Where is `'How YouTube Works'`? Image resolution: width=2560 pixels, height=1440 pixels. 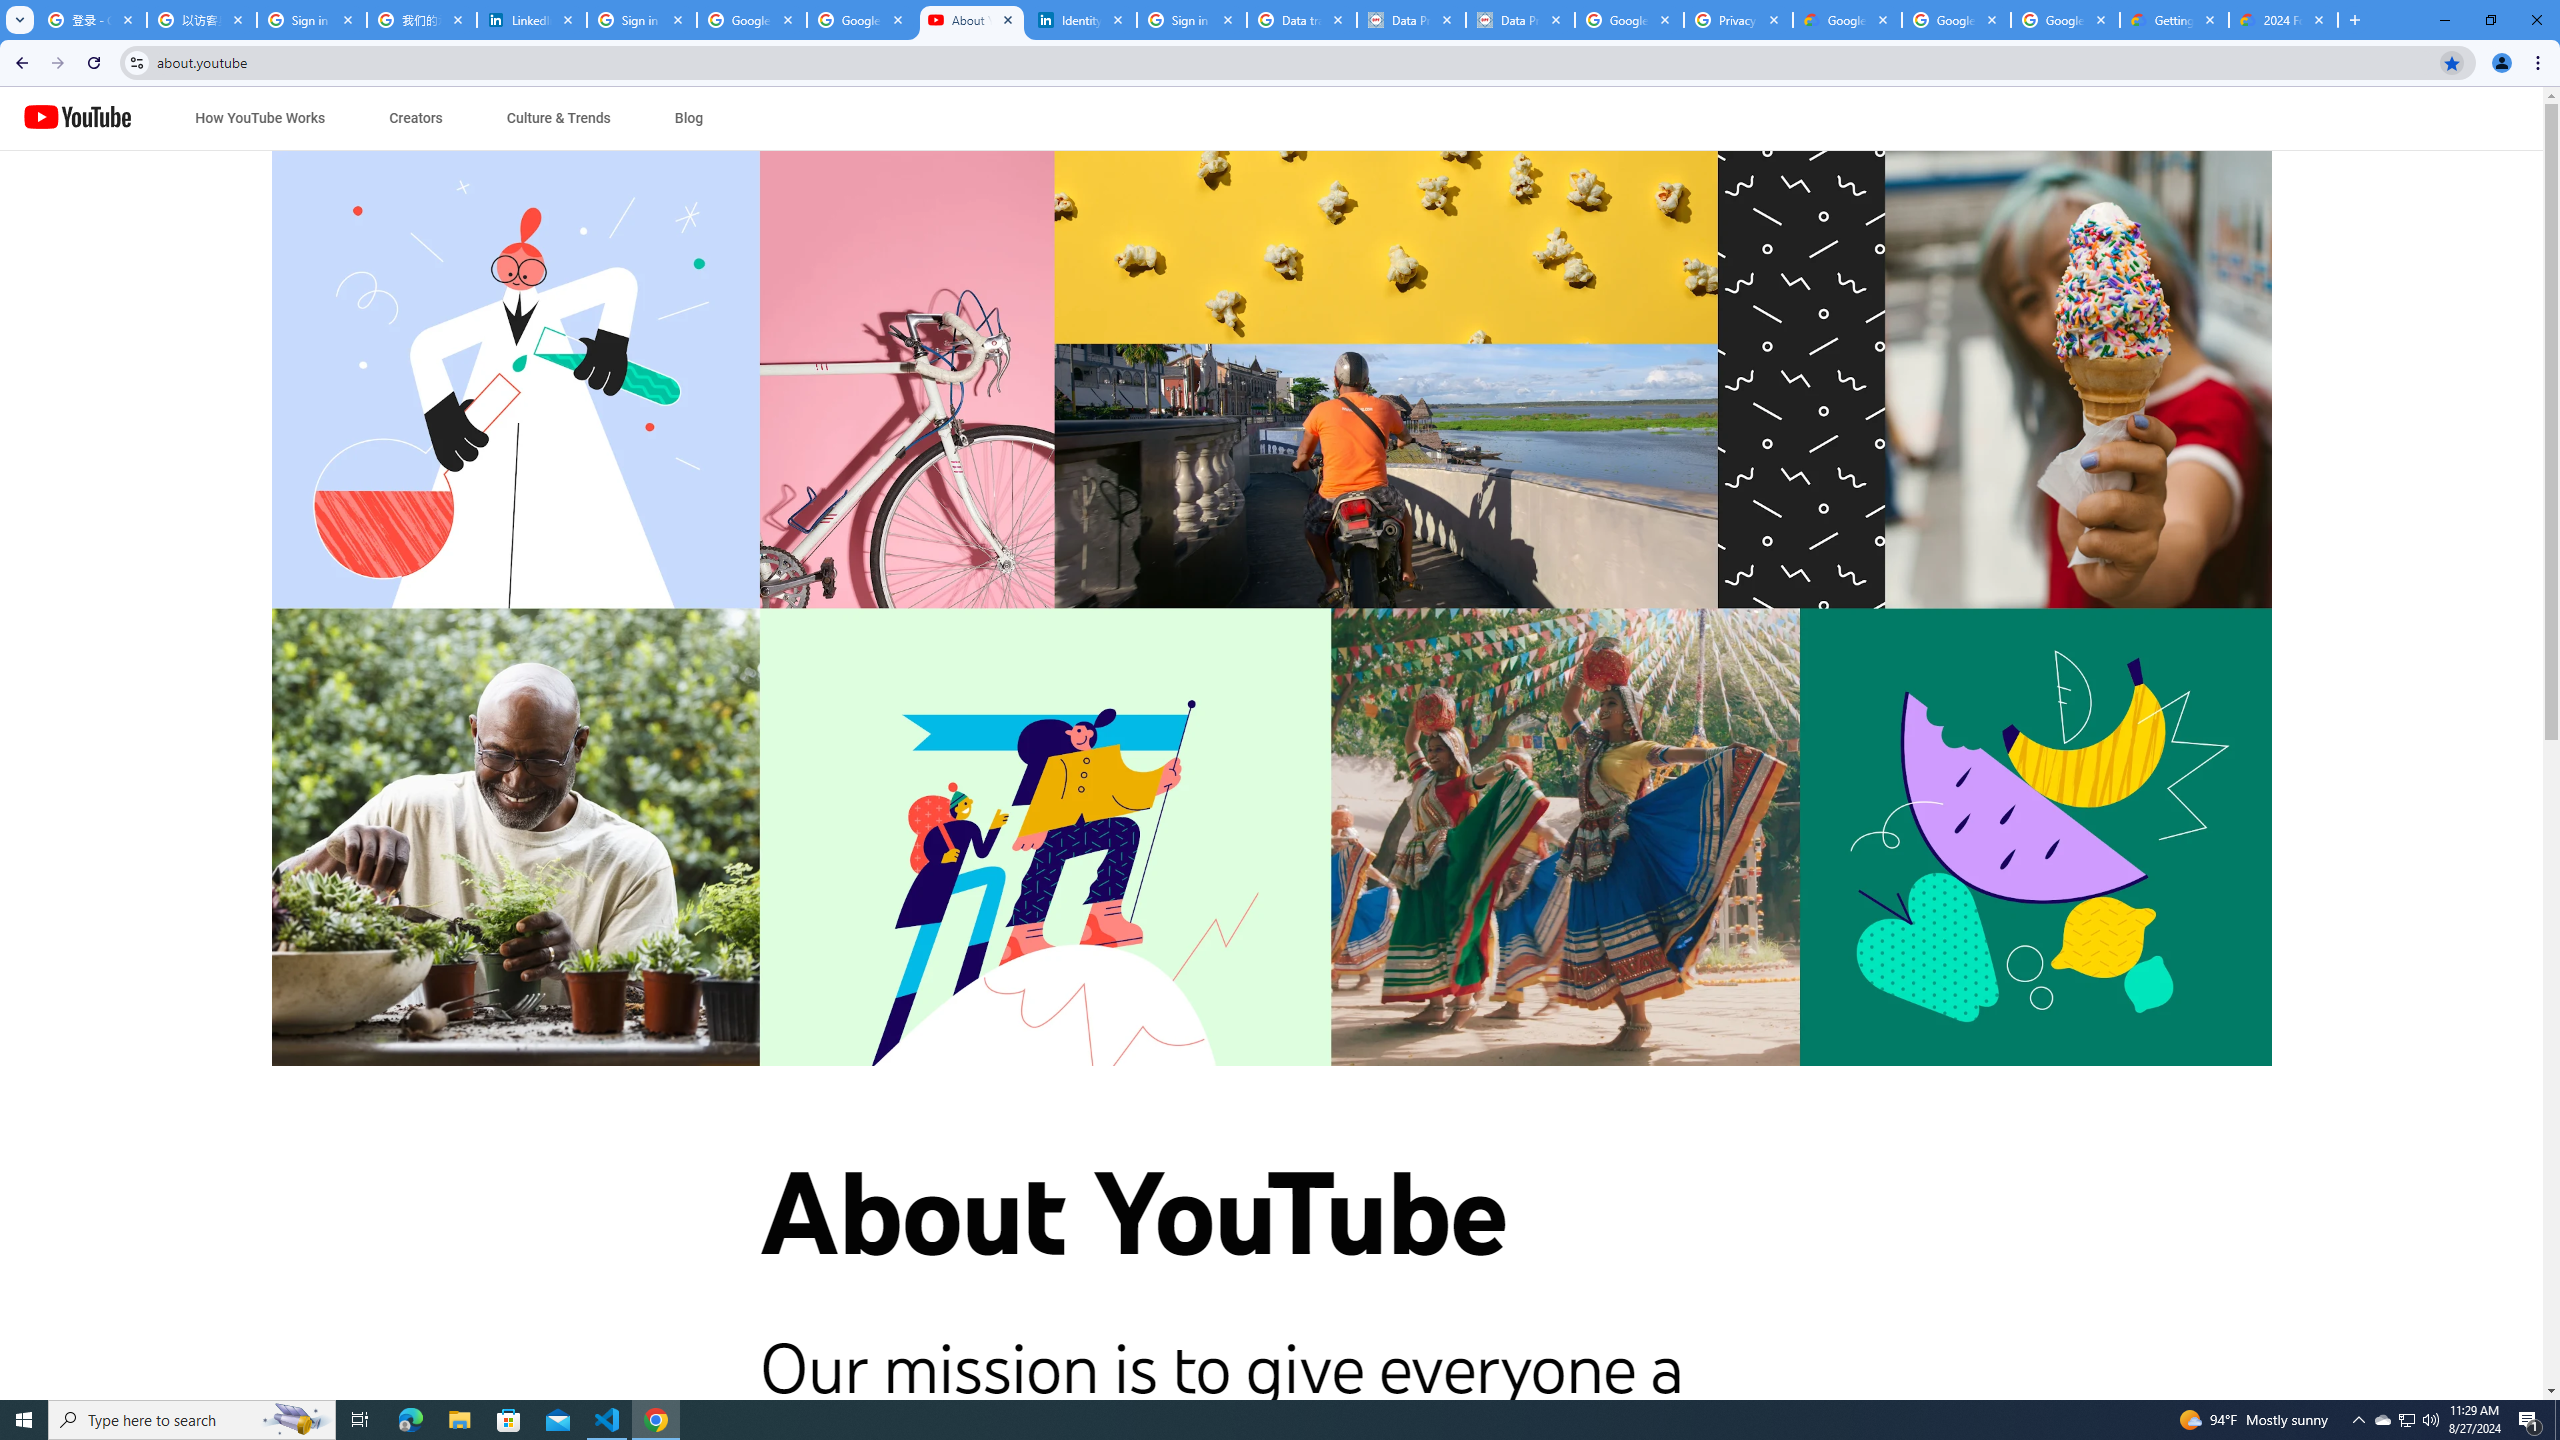 'How YouTube Works' is located at coordinates (258, 118).